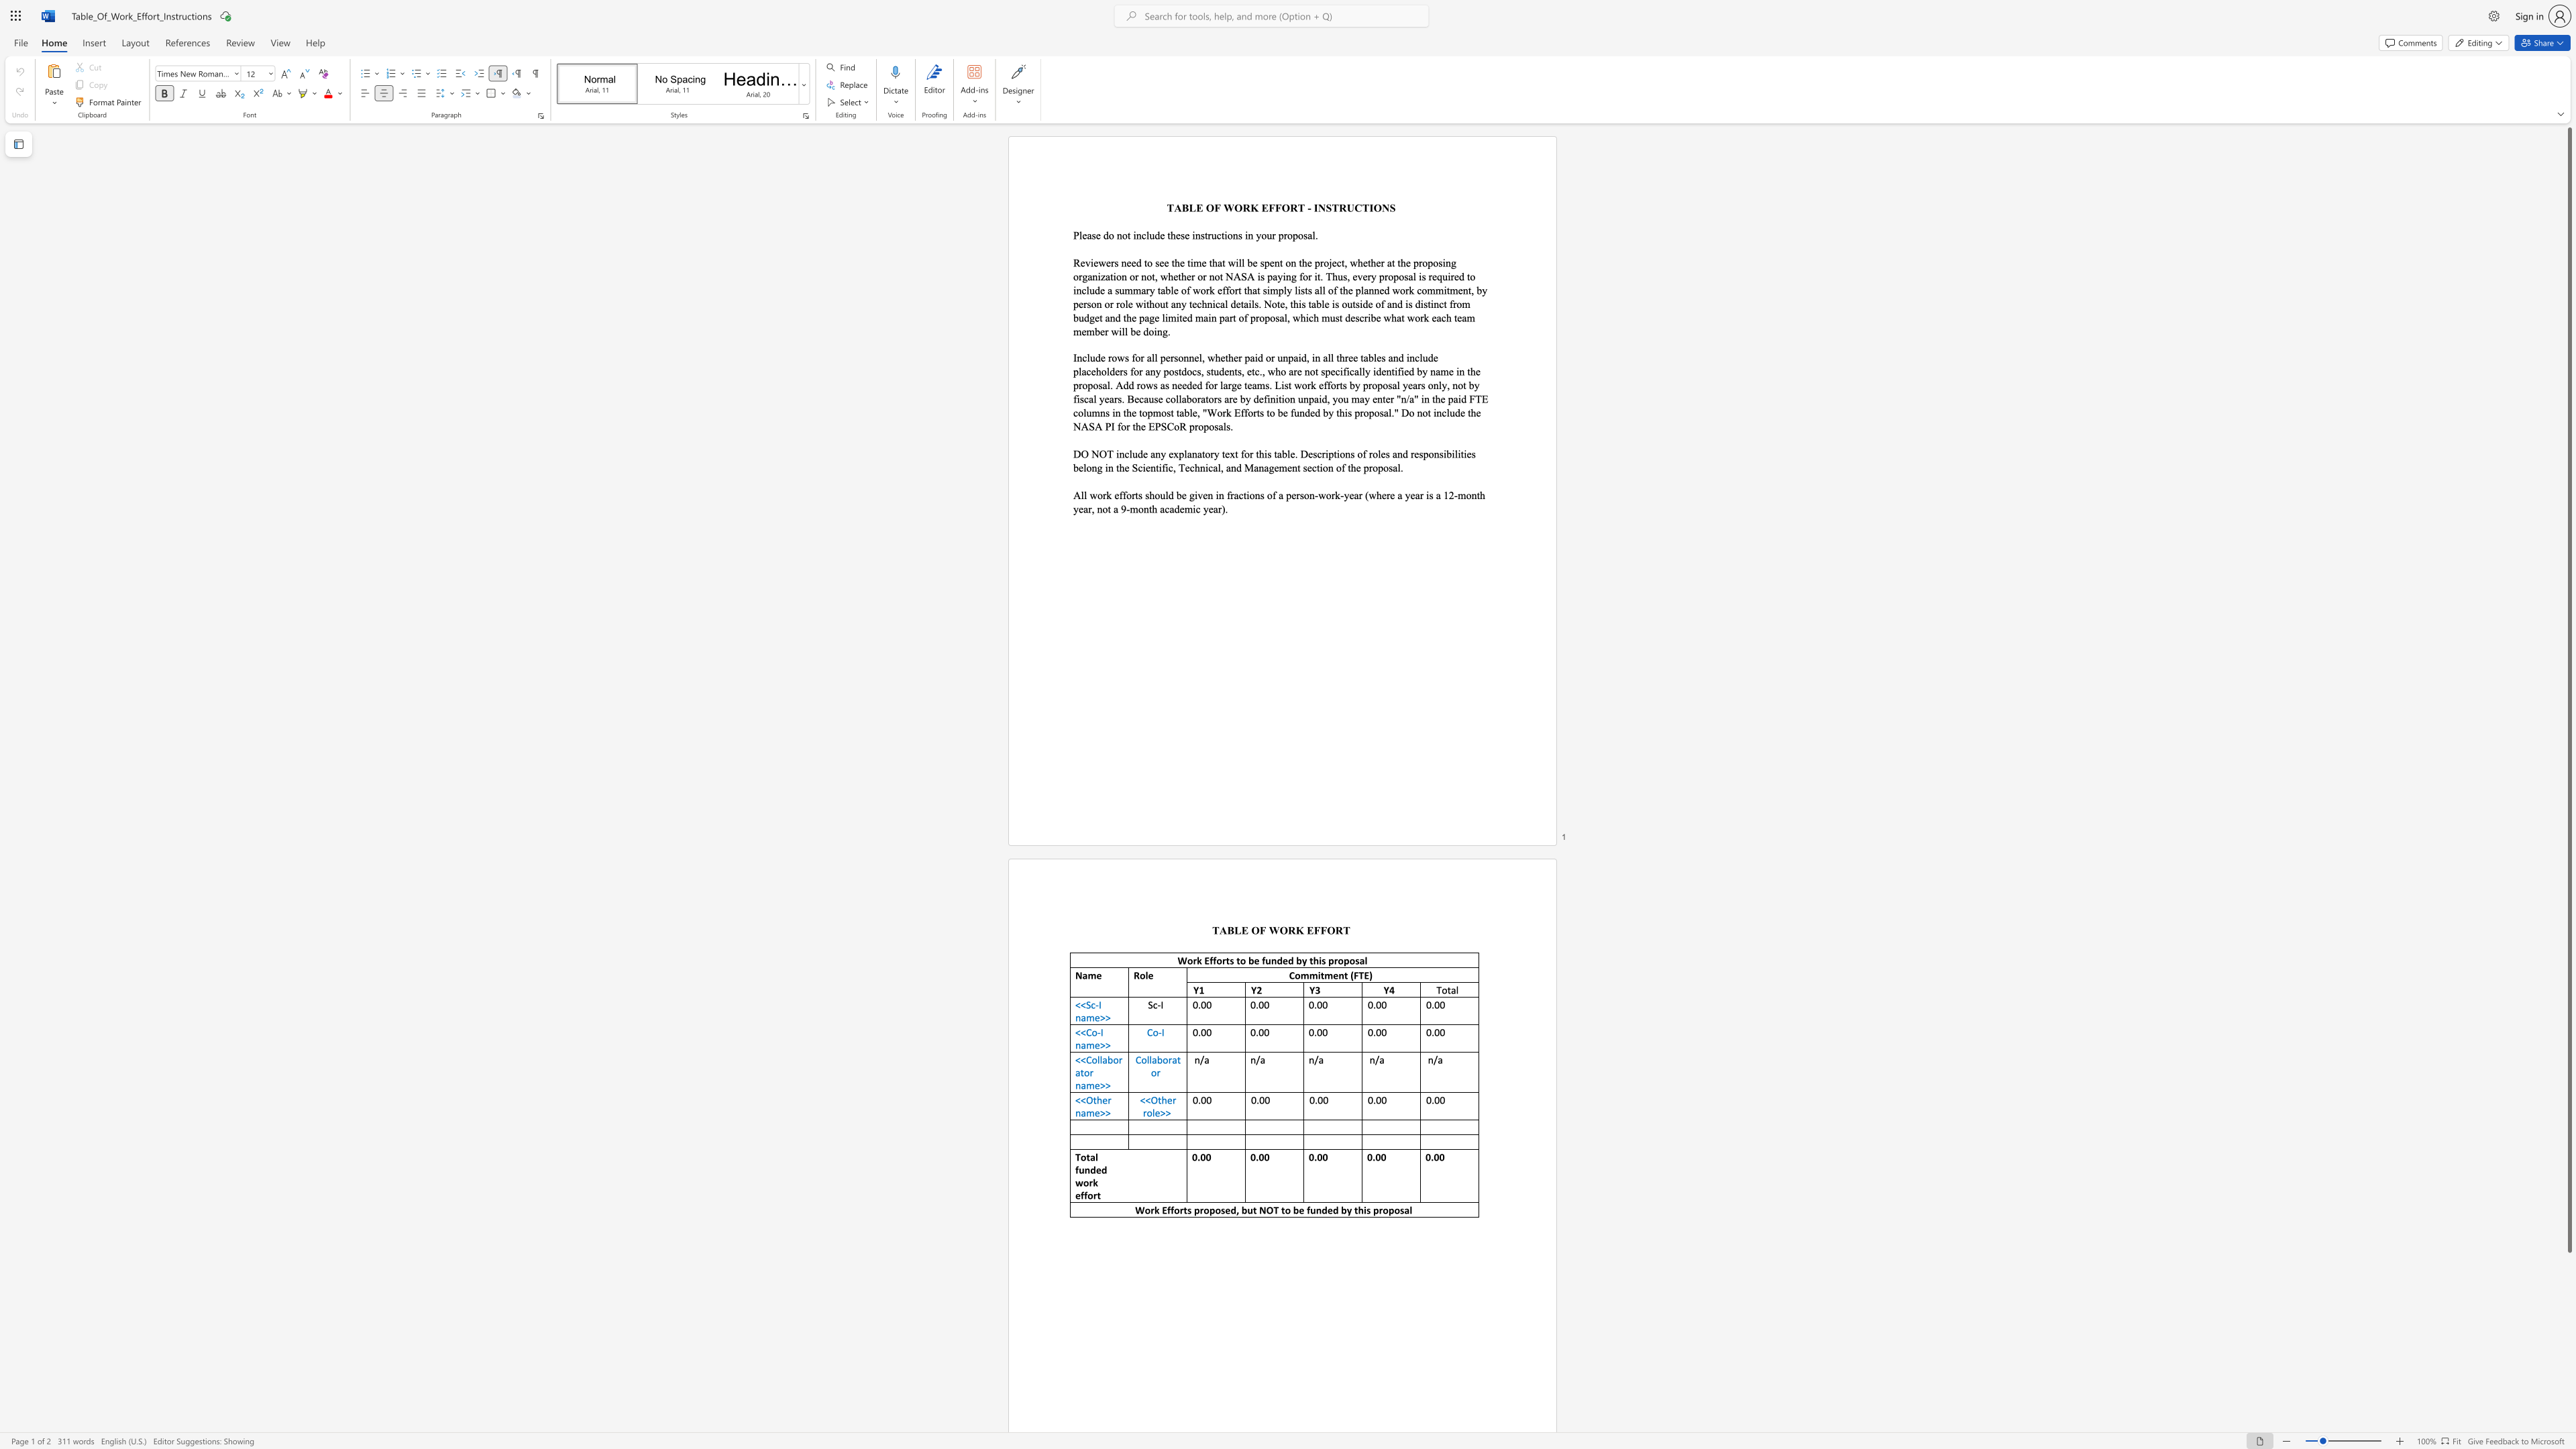 The height and width of the screenshot is (1449, 2576). What do you see at coordinates (2568, 1388) in the screenshot?
I see `the scrollbar to move the page down` at bounding box center [2568, 1388].